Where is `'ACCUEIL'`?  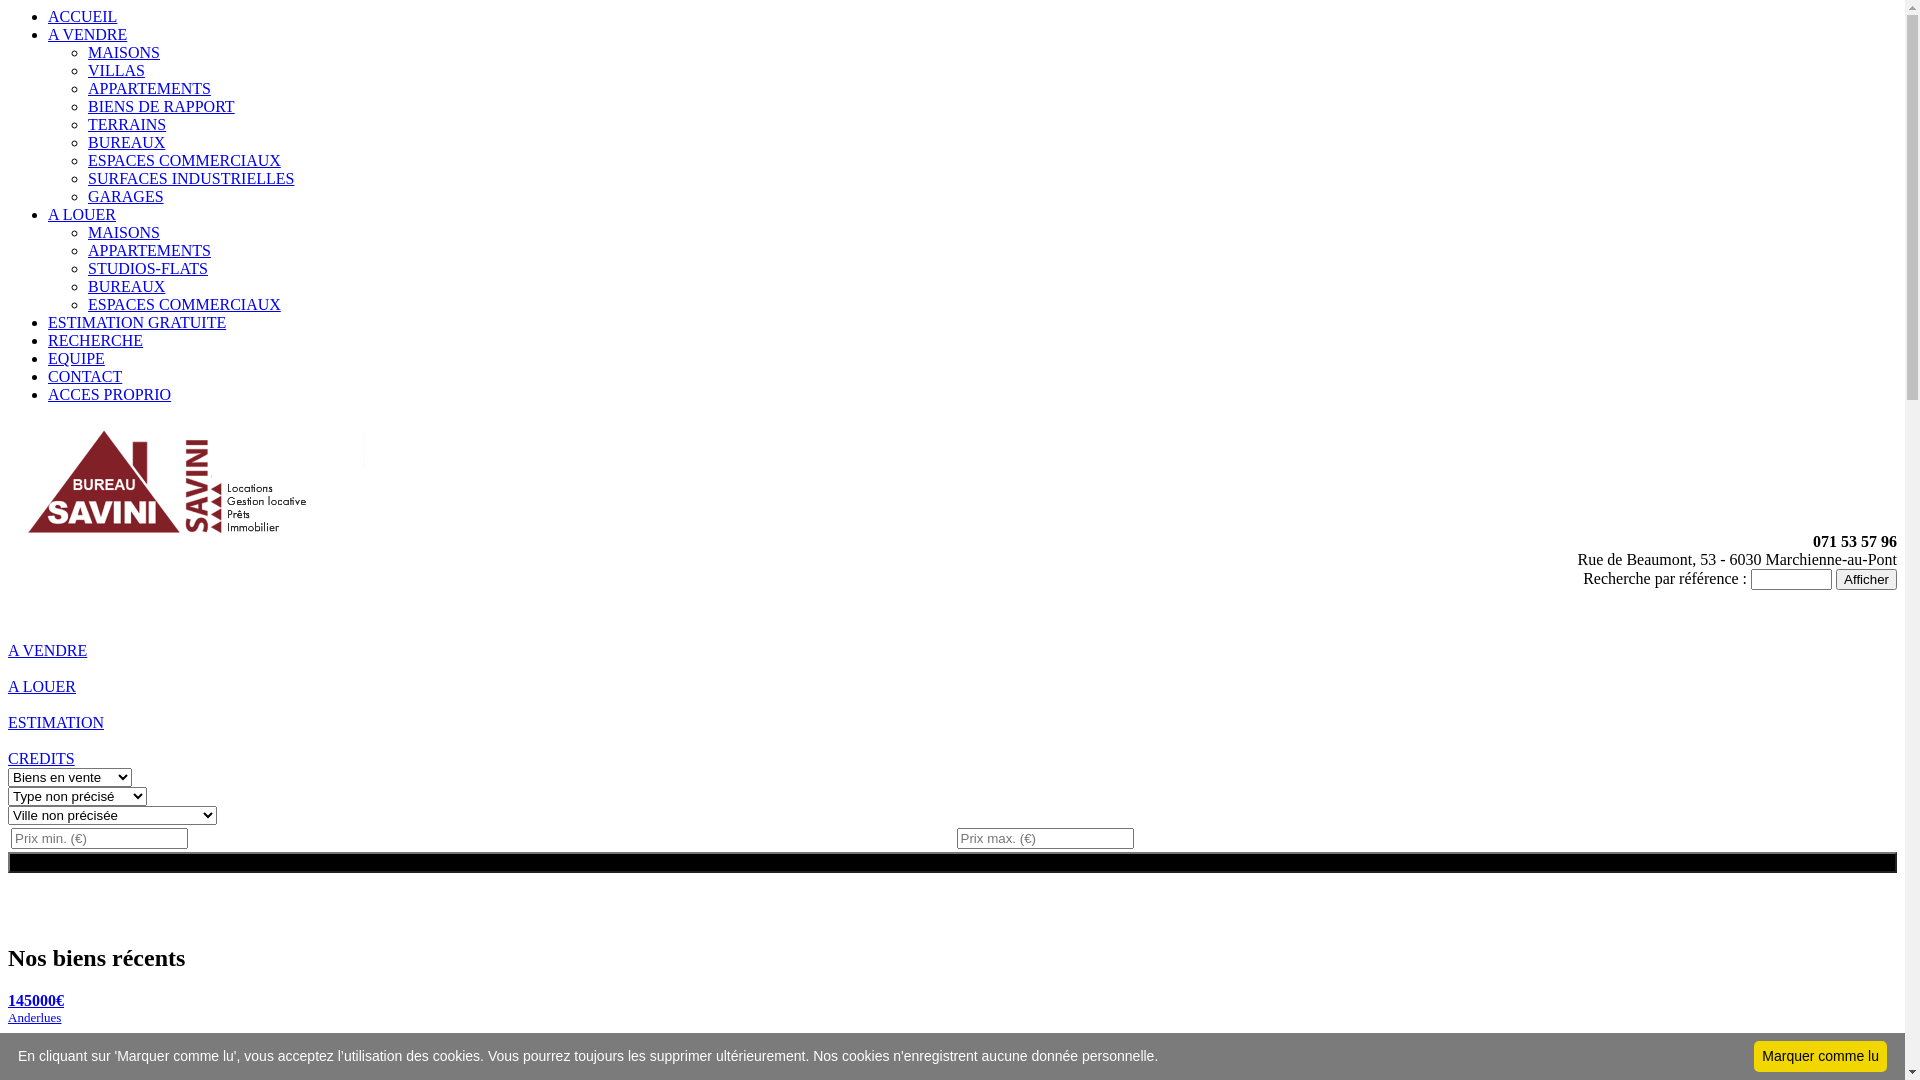 'ACCUEIL' is located at coordinates (81, 16).